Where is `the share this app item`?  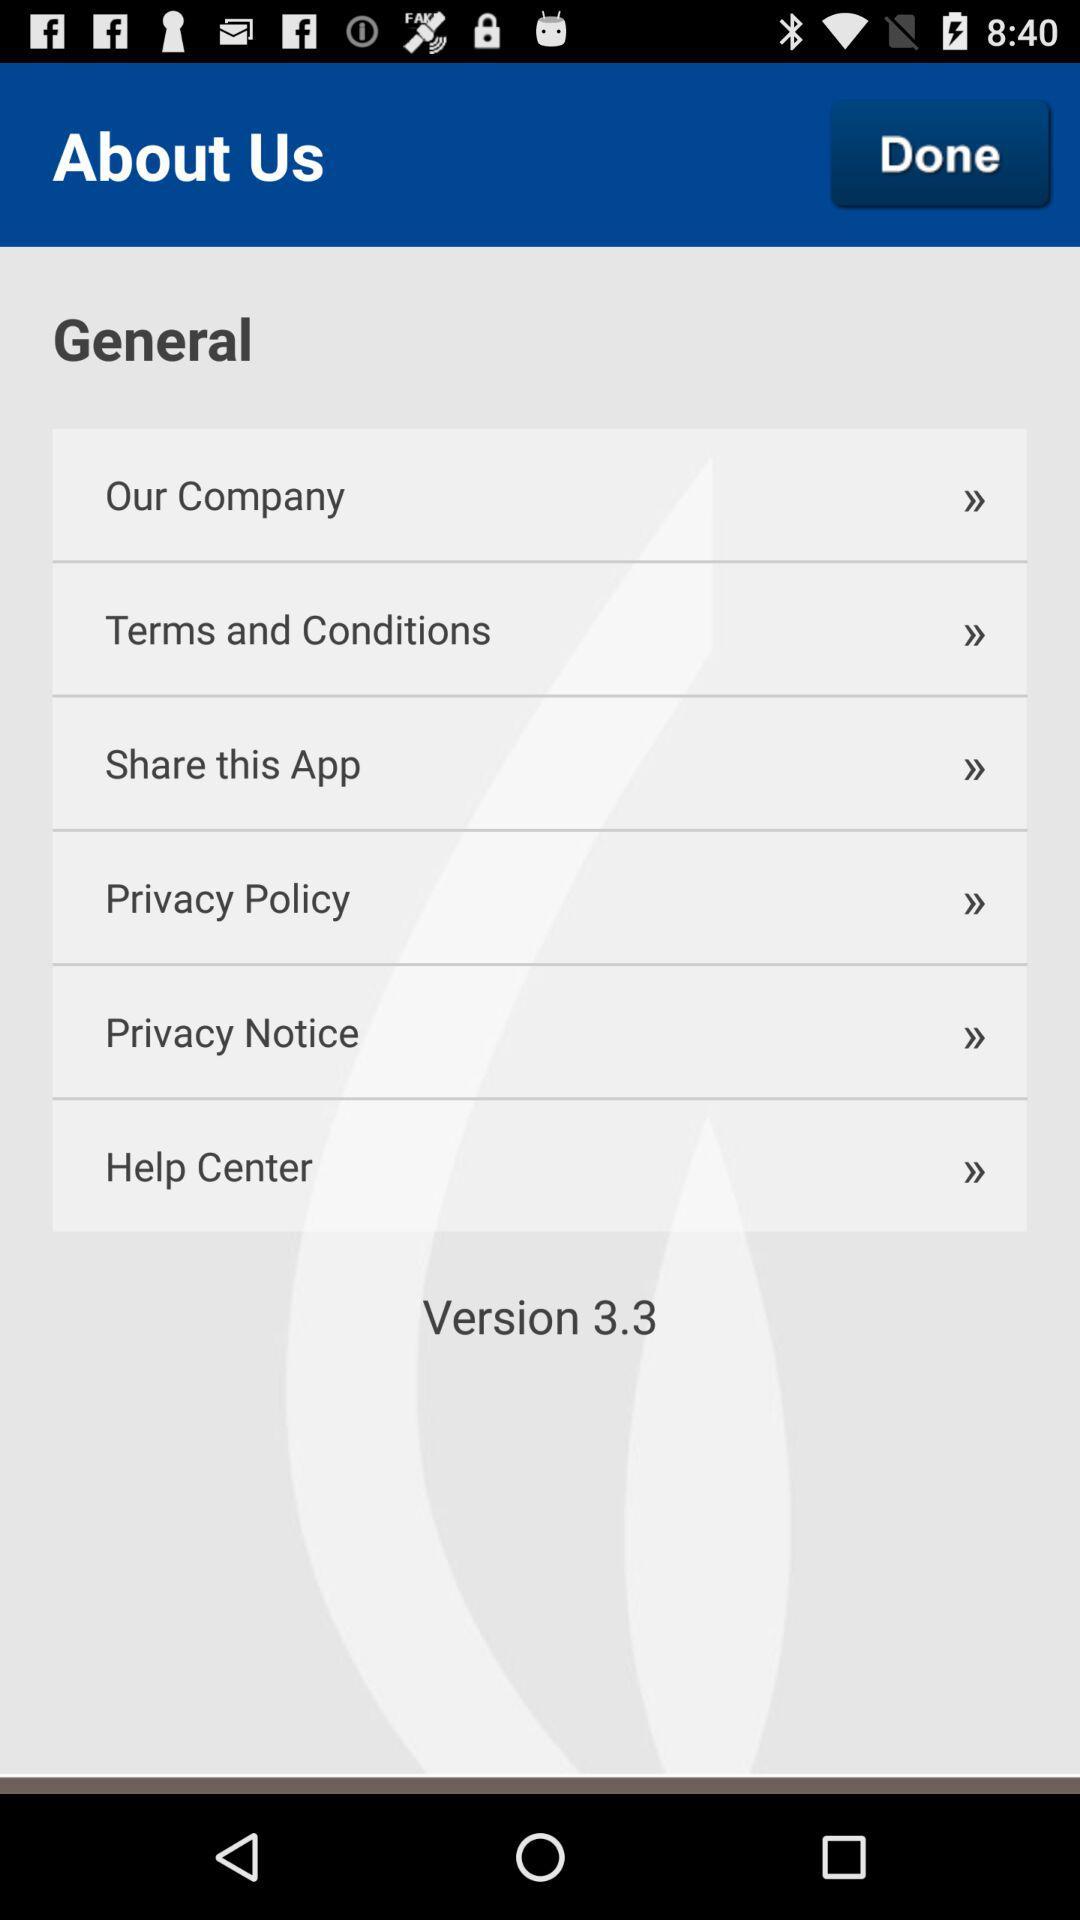
the share this app item is located at coordinates (477, 762).